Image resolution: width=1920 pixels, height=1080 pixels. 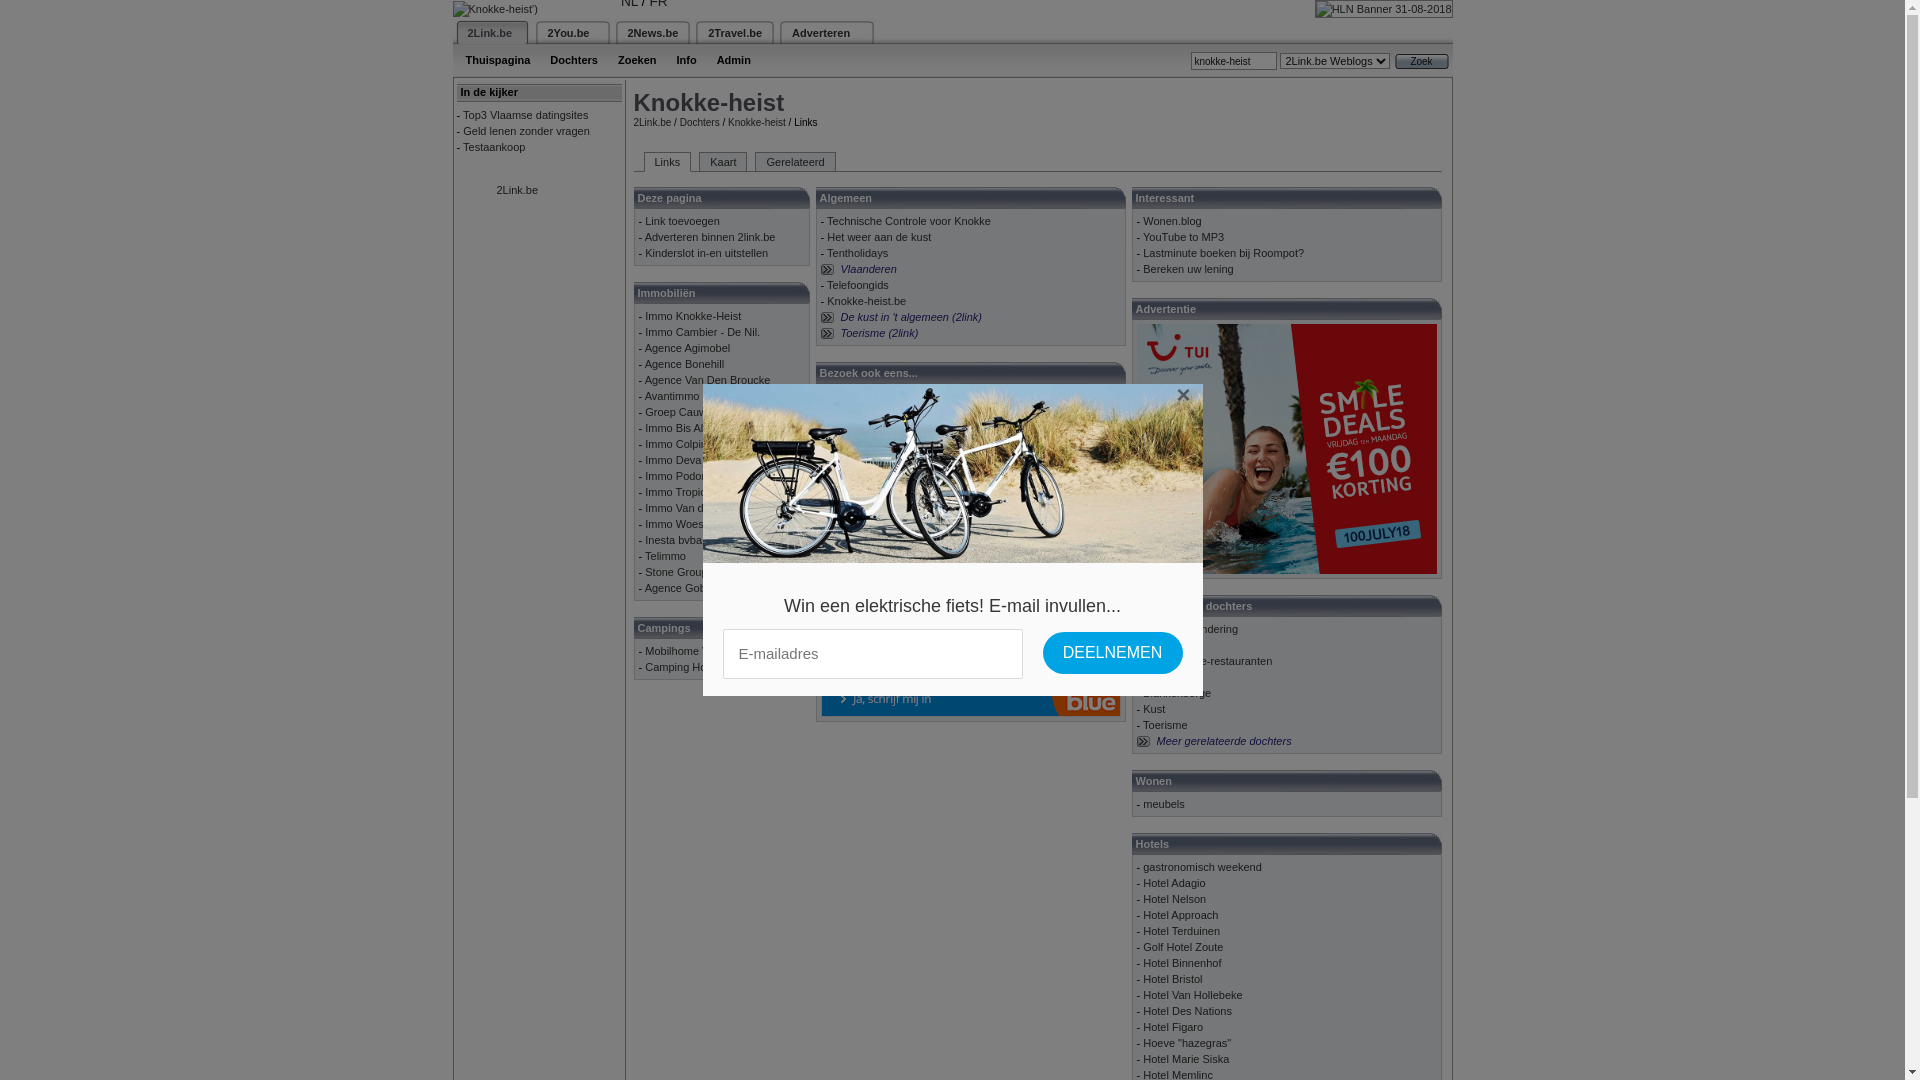 I want to click on 'Inesta bvba', so click(x=673, y=540).